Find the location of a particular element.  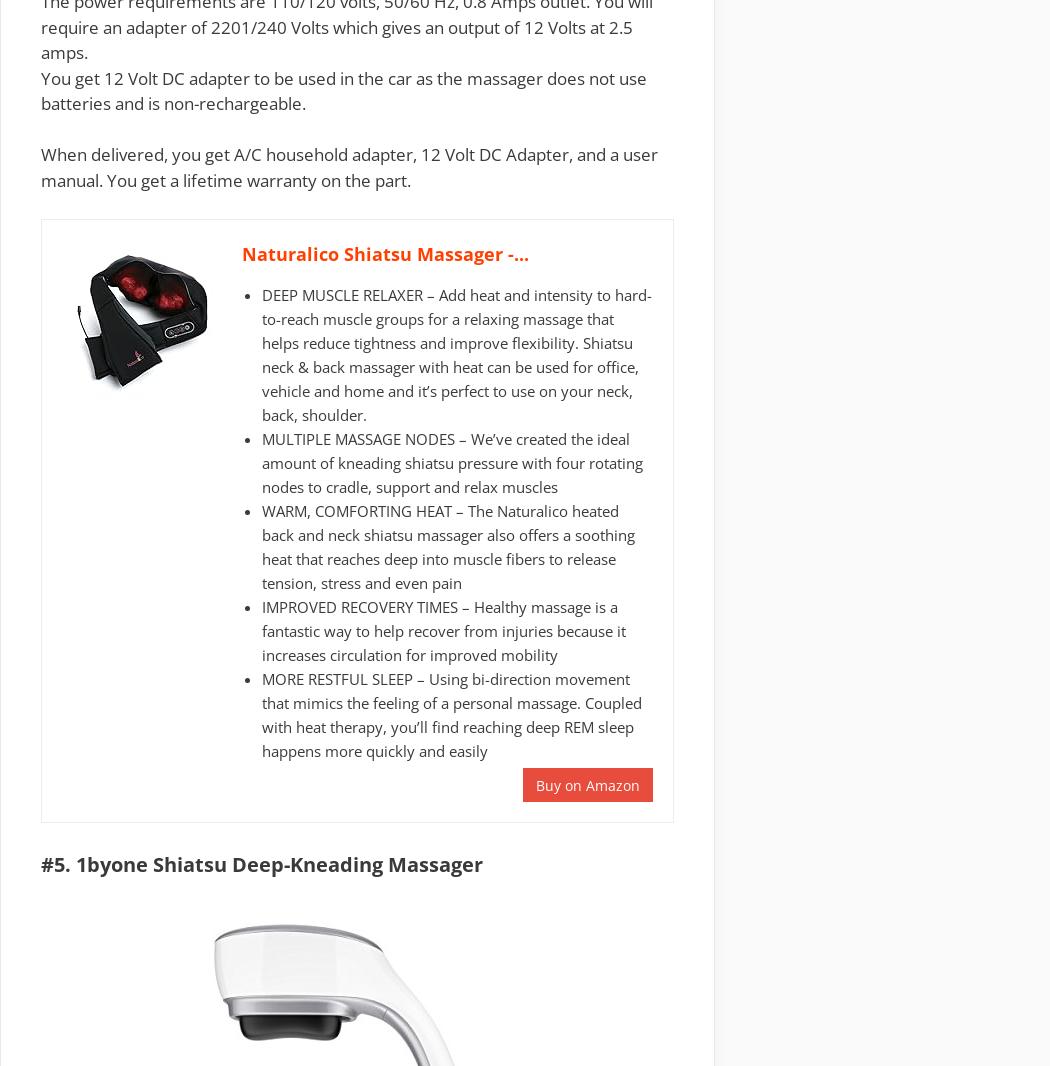

'When delivered, you get A/C household adapter, 12 Volt DC Adapter, and a user manual. You get a' is located at coordinates (39, 166).